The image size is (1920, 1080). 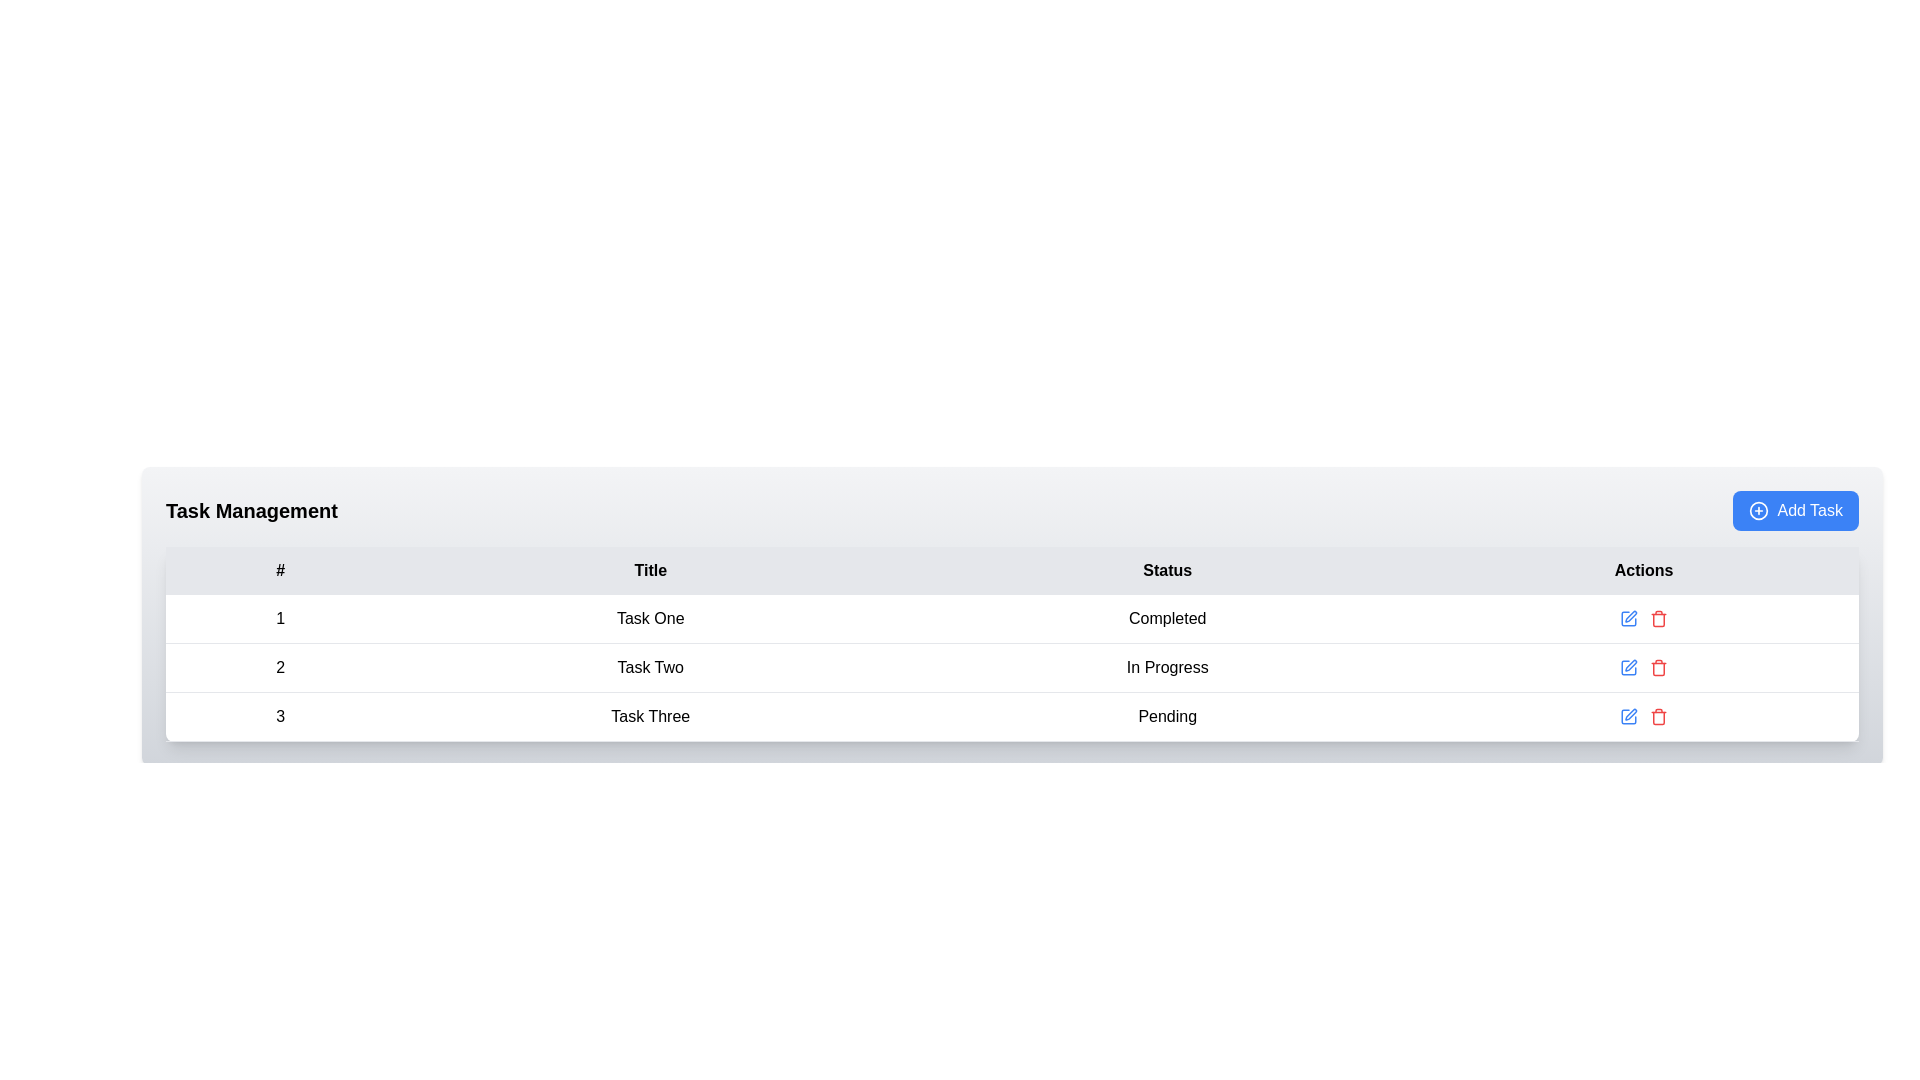 What do you see at coordinates (650, 618) in the screenshot?
I see `the text label displaying 'Task One' which is bold and centered in the task management table, located under the 'Title' column` at bounding box center [650, 618].